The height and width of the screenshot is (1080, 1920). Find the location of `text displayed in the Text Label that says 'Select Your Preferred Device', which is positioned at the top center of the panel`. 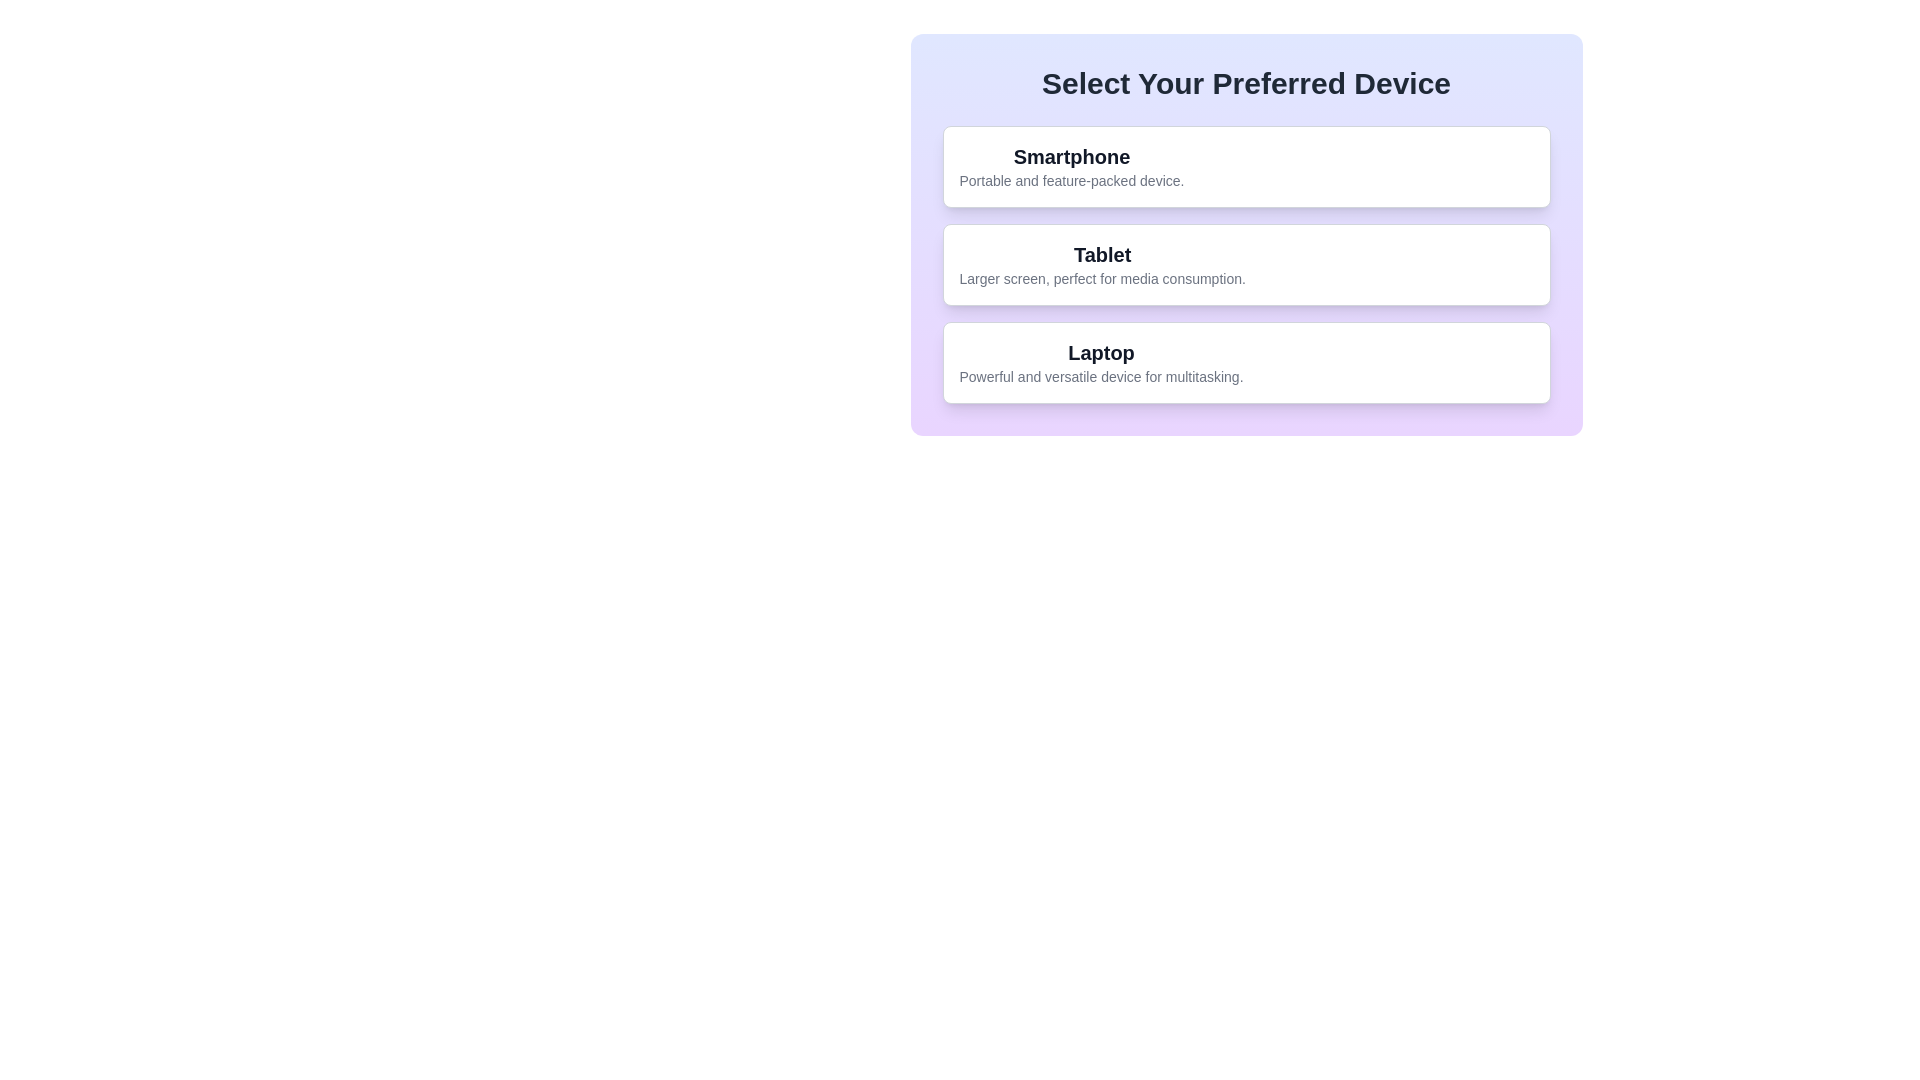

text displayed in the Text Label that says 'Select Your Preferred Device', which is positioned at the top center of the panel is located at coordinates (1245, 83).